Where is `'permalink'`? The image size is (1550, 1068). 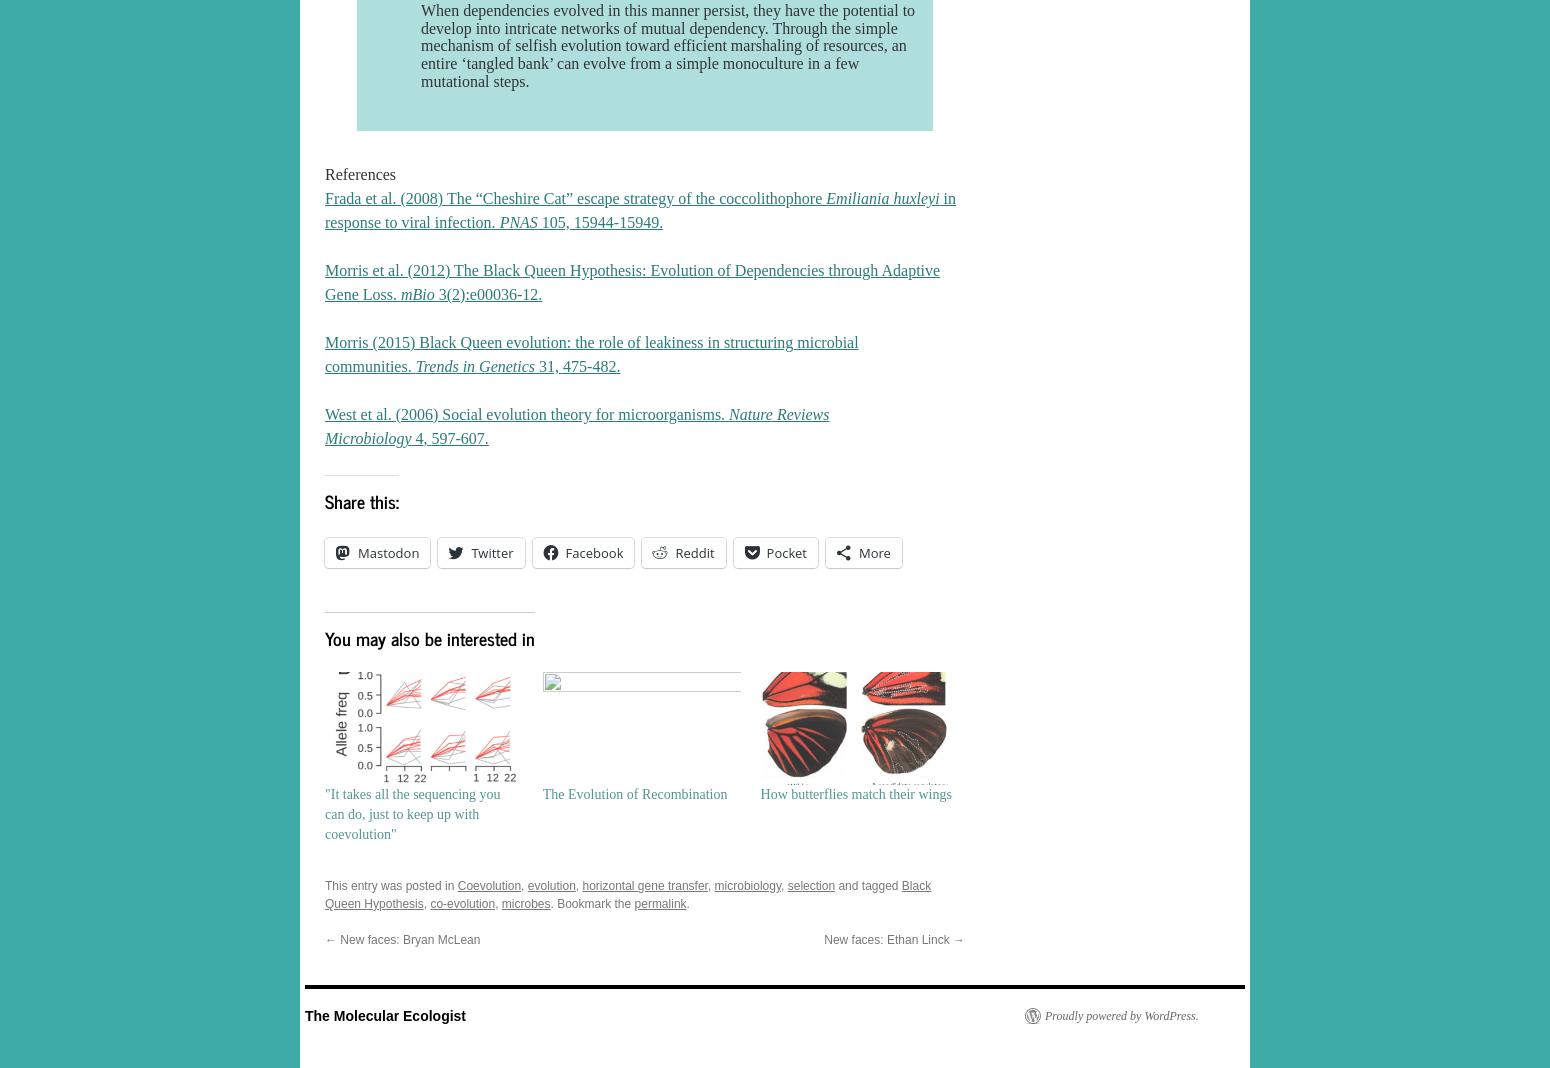
'permalink' is located at coordinates (658, 901).